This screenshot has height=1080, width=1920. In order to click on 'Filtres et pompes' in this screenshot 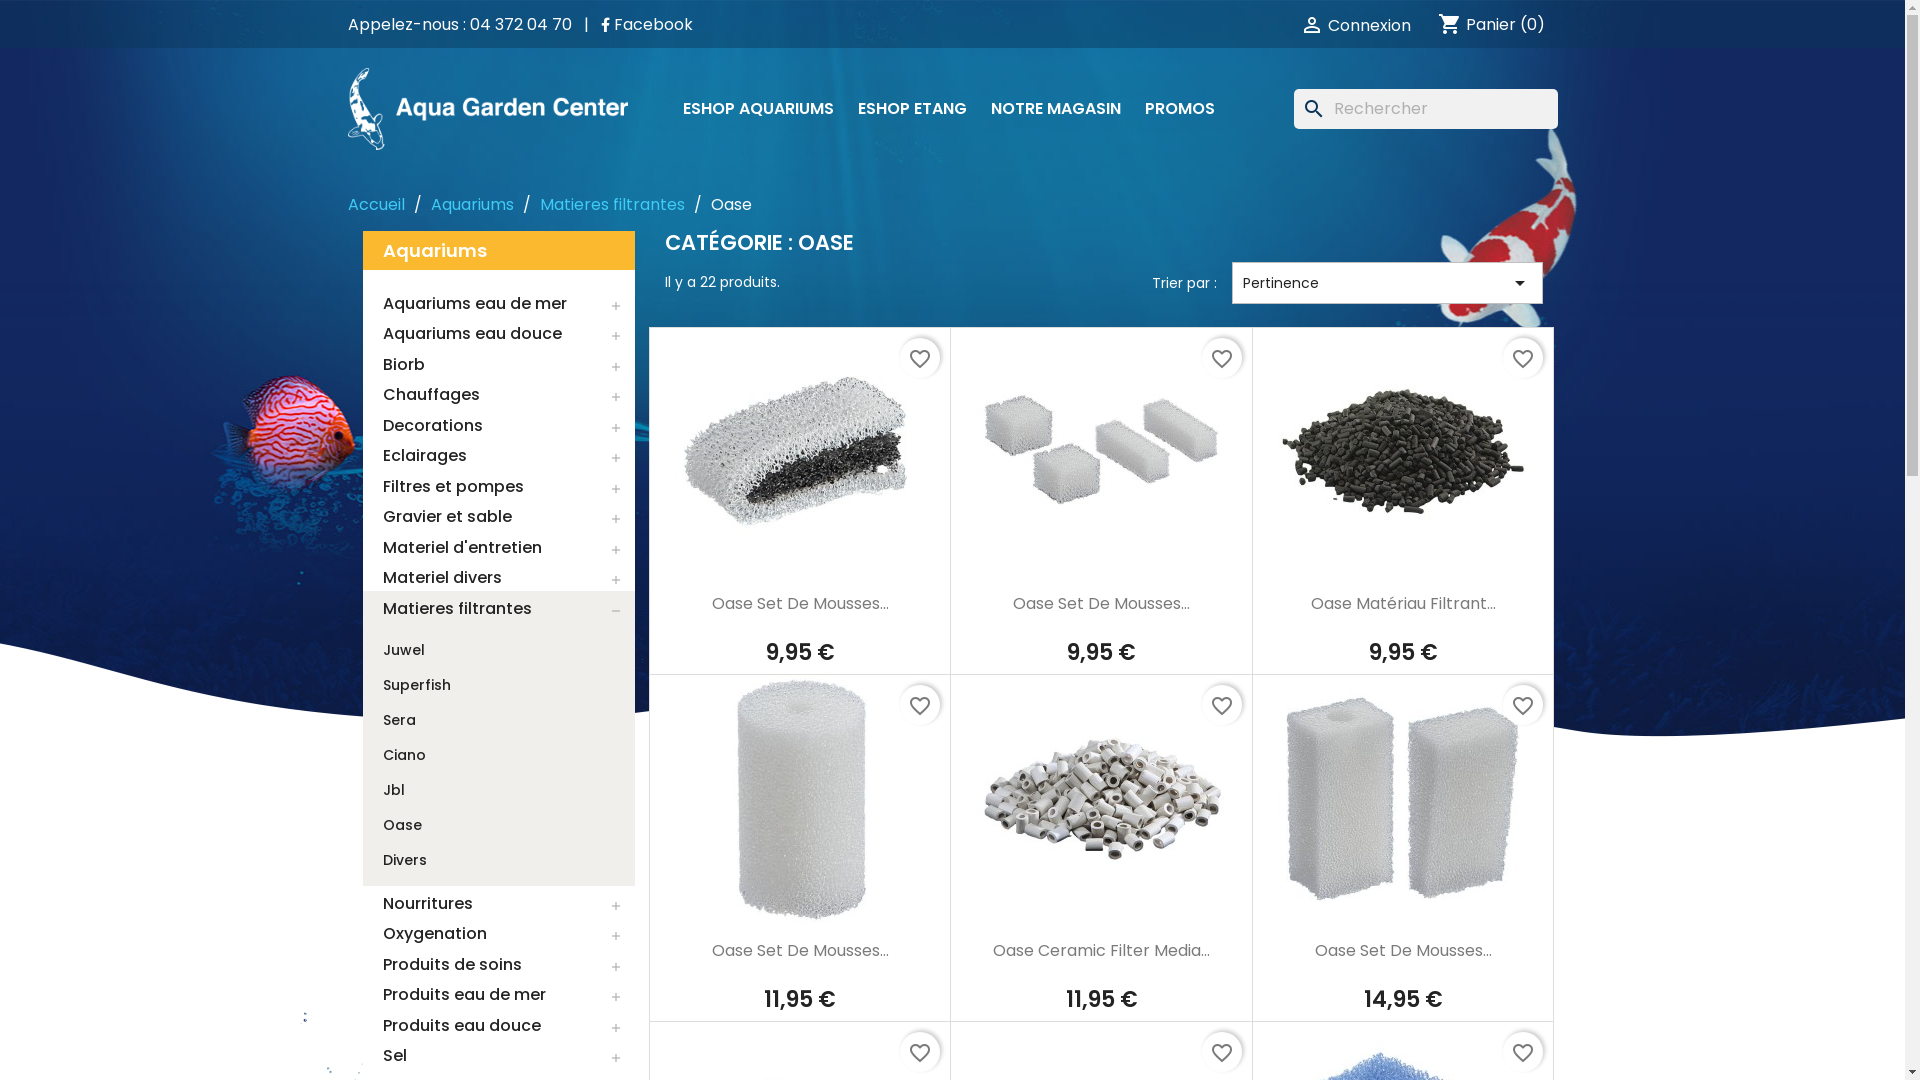, I will do `click(498, 486)`.